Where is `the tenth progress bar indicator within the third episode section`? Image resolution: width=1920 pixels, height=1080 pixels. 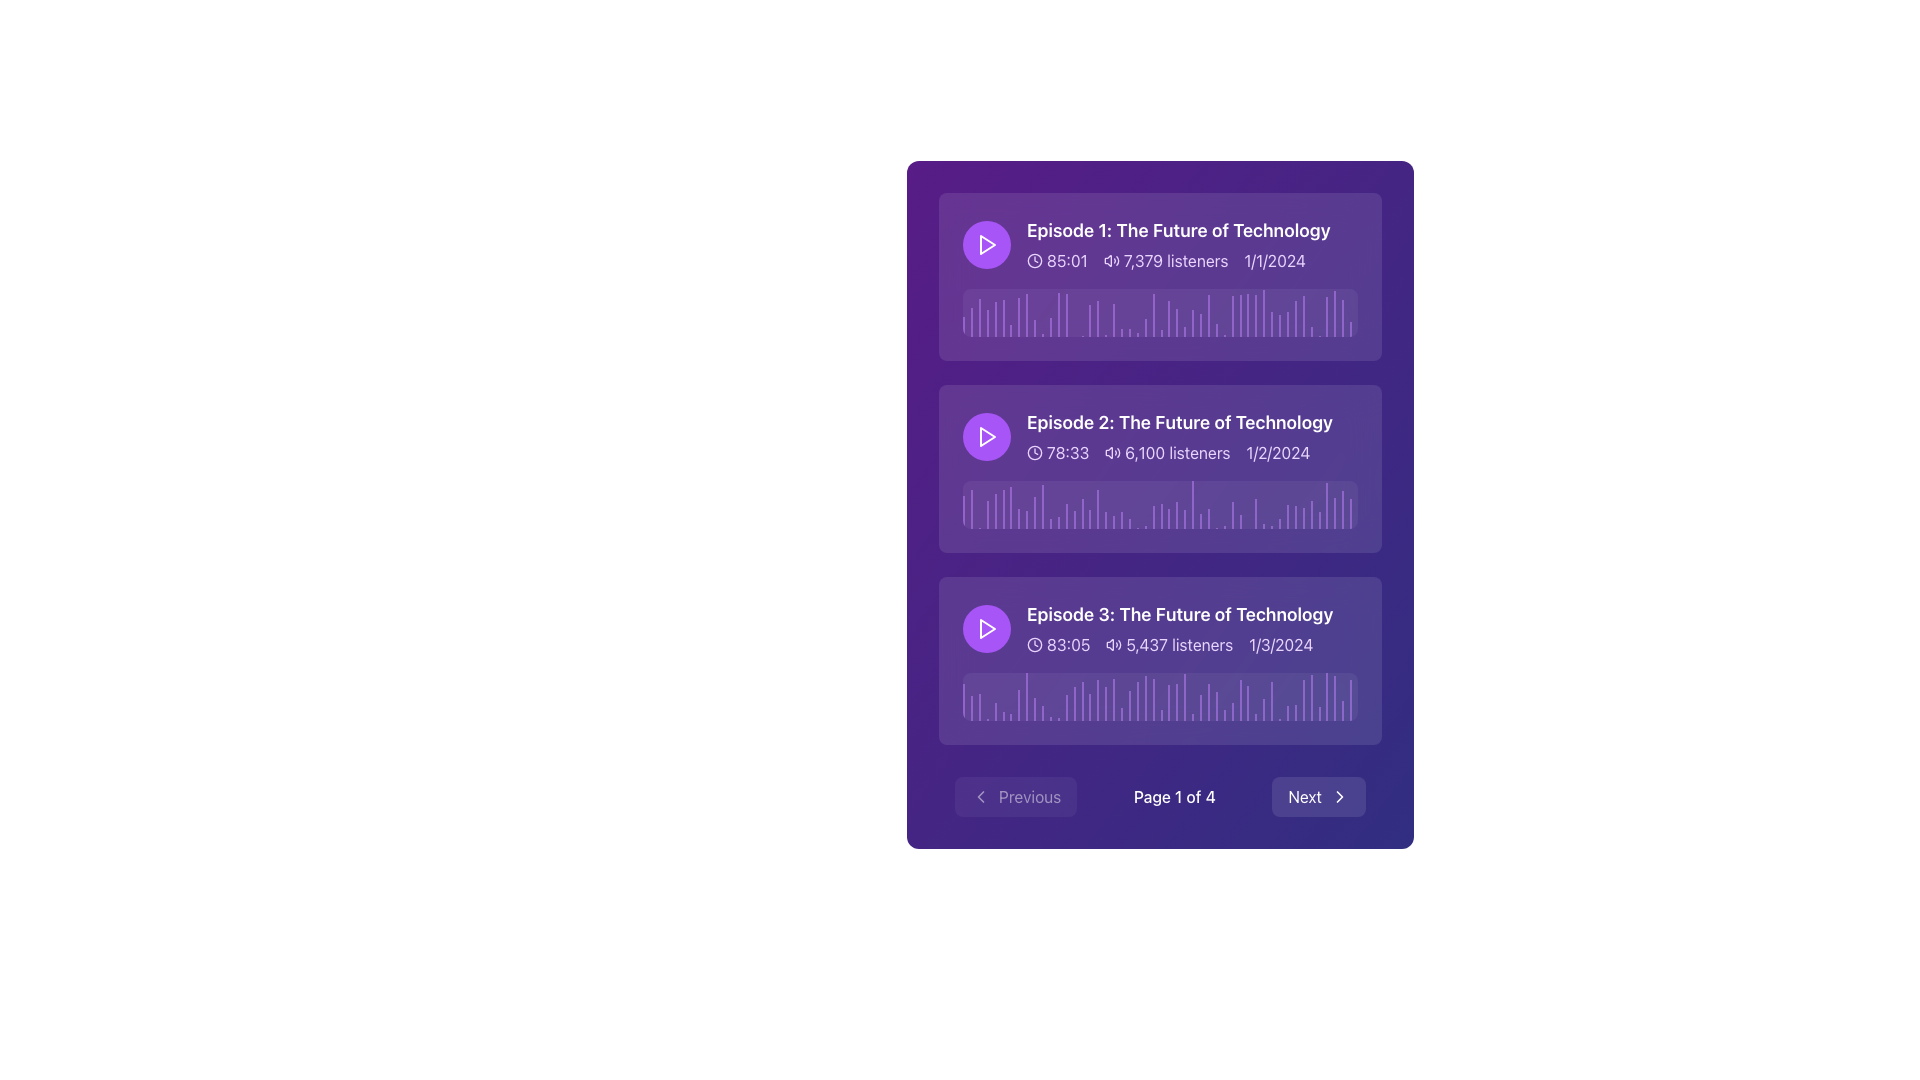
the tenth progress bar indicator within the third episode section is located at coordinates (1035, 708).